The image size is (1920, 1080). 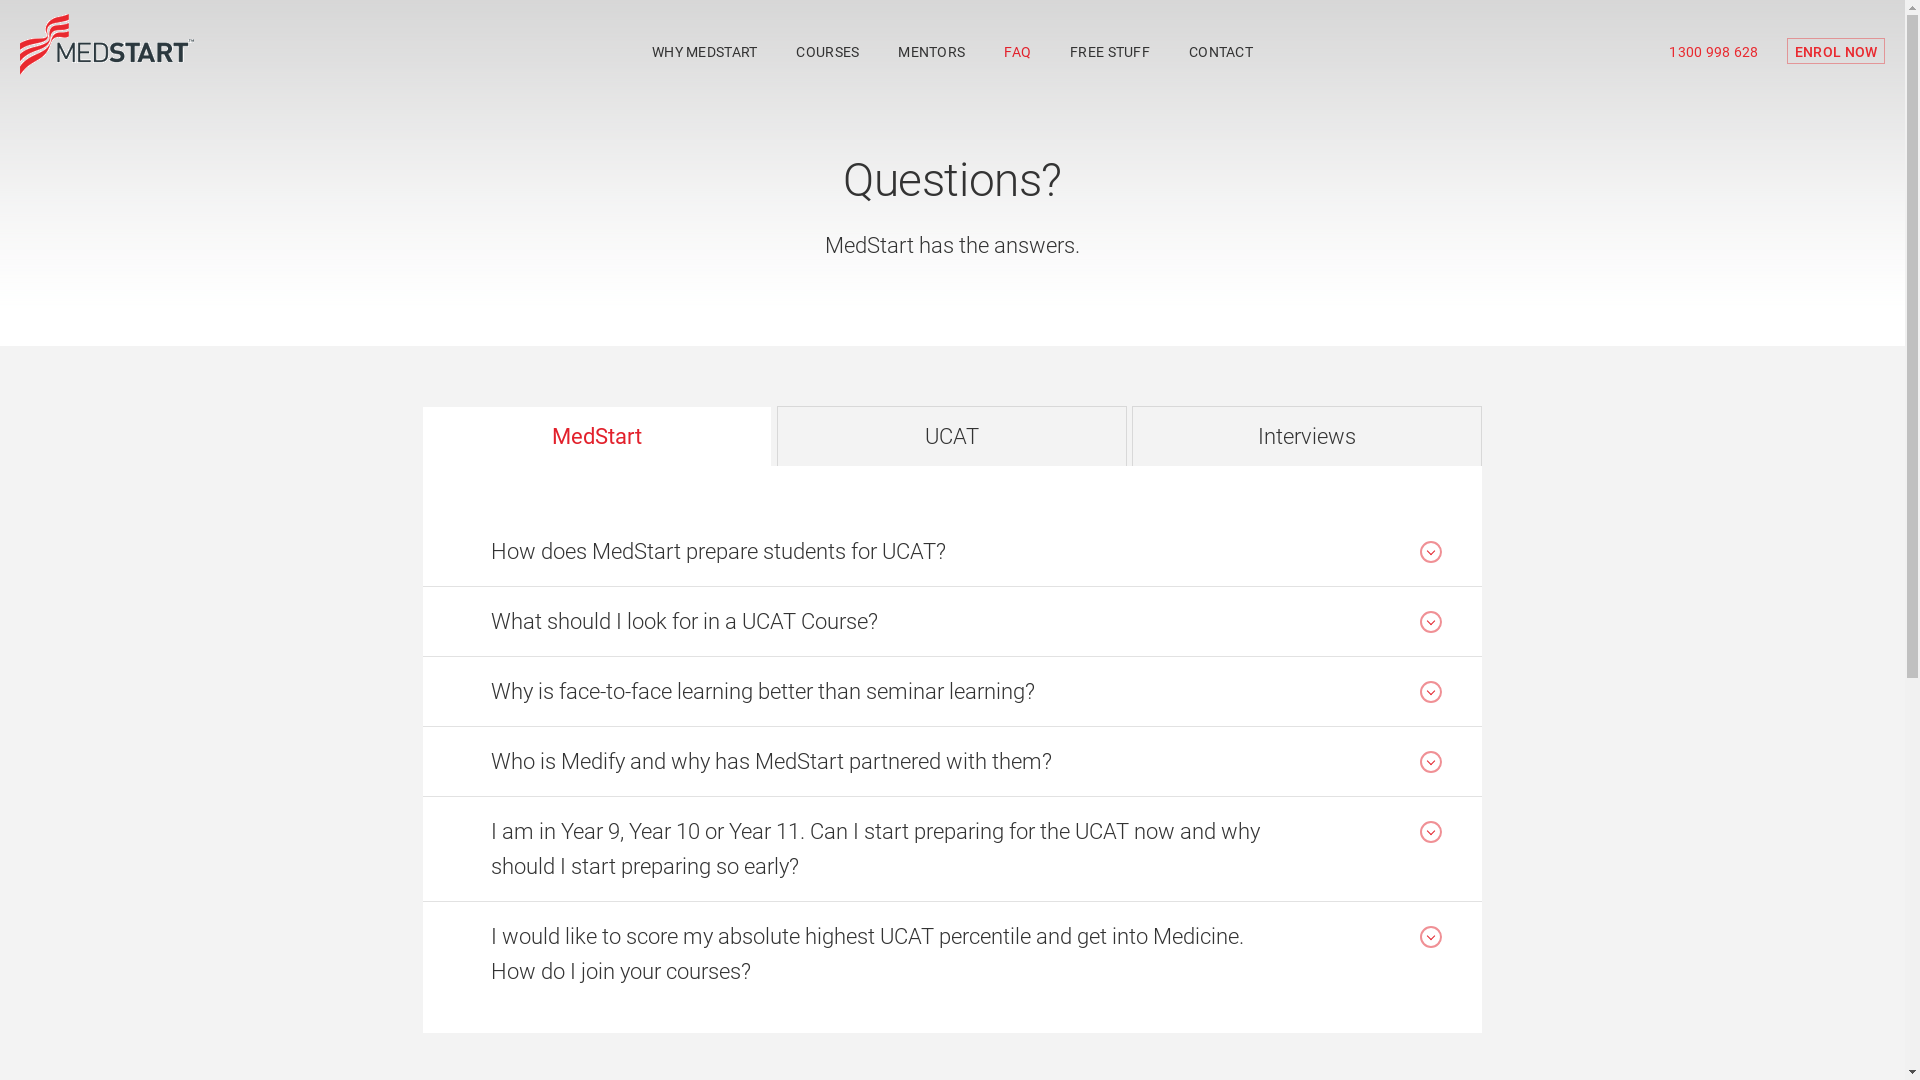 What do you see at coordinates (949, 435) in the screenshot?
I see `'UCAT'` at bounding box center [949, 435].